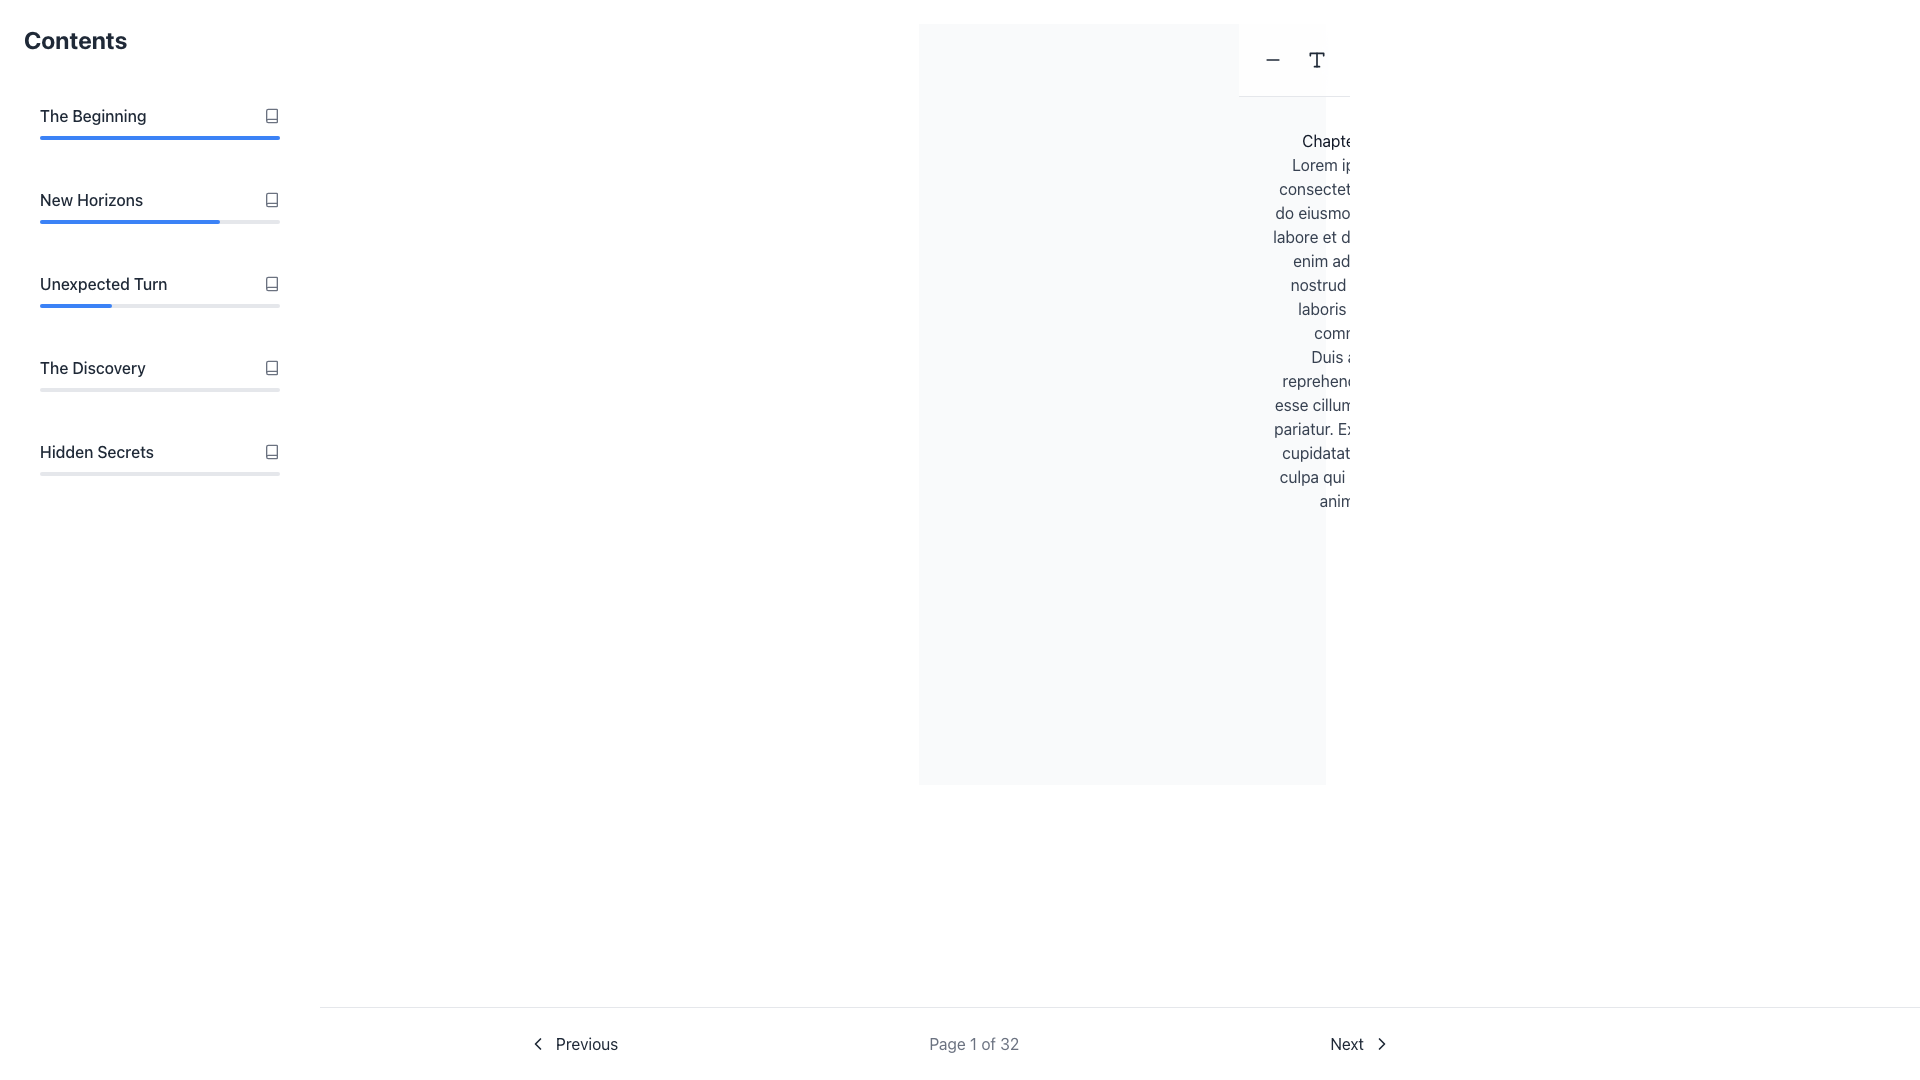  I want to click on the progress bar that visually represents the completion related to 'The Beginning', positioned beneath the corresponding text, so click(158, 137).